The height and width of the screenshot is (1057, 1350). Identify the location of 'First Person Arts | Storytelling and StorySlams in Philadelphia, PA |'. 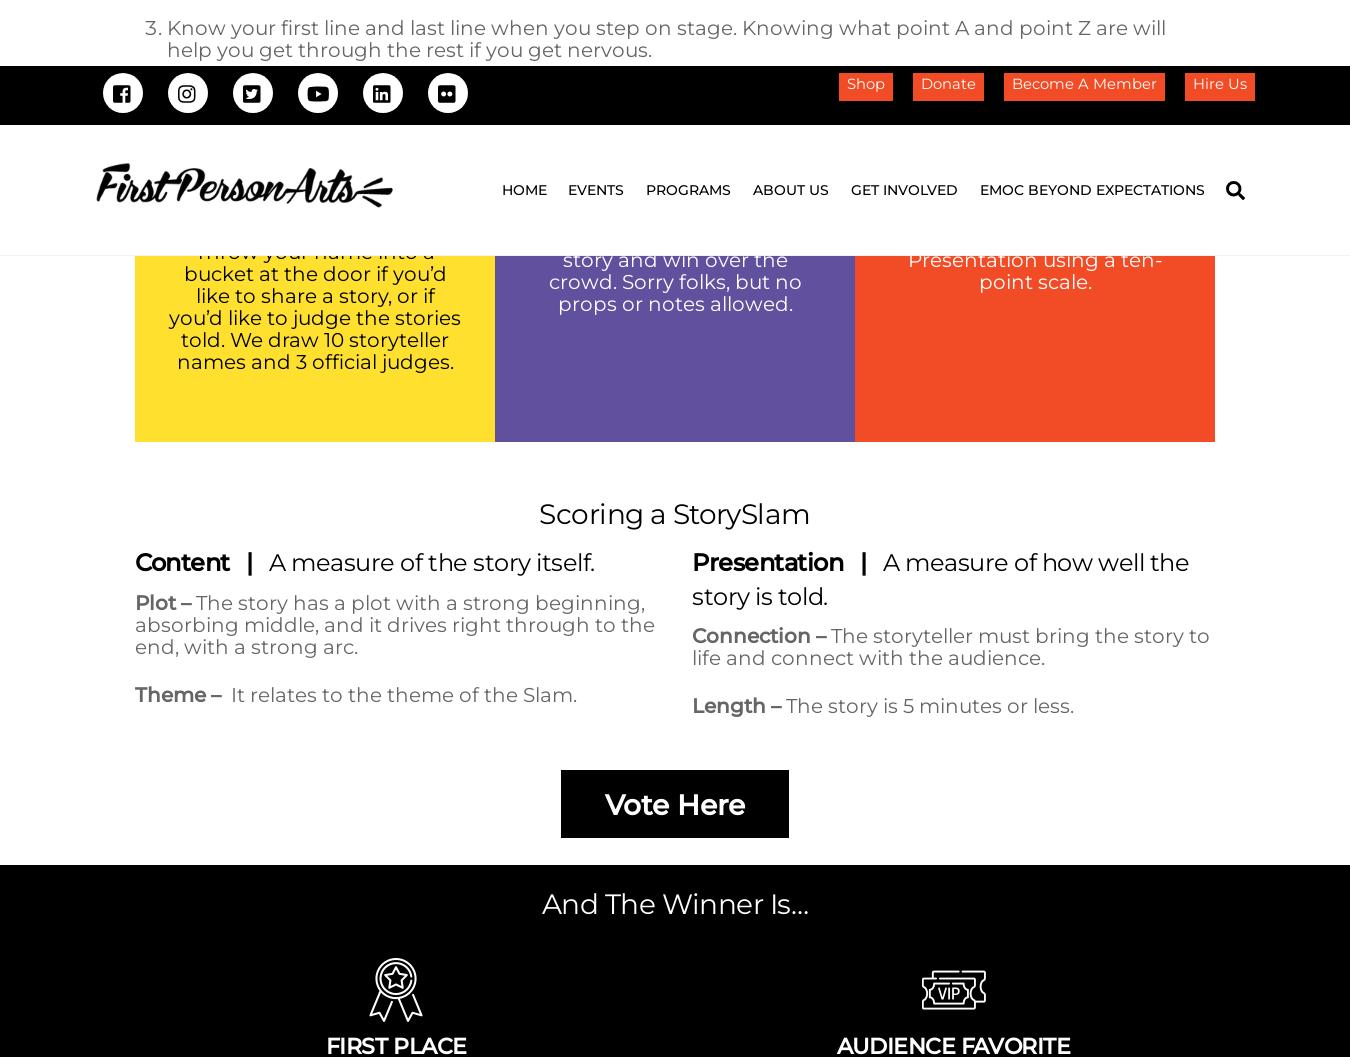
(662, 904).